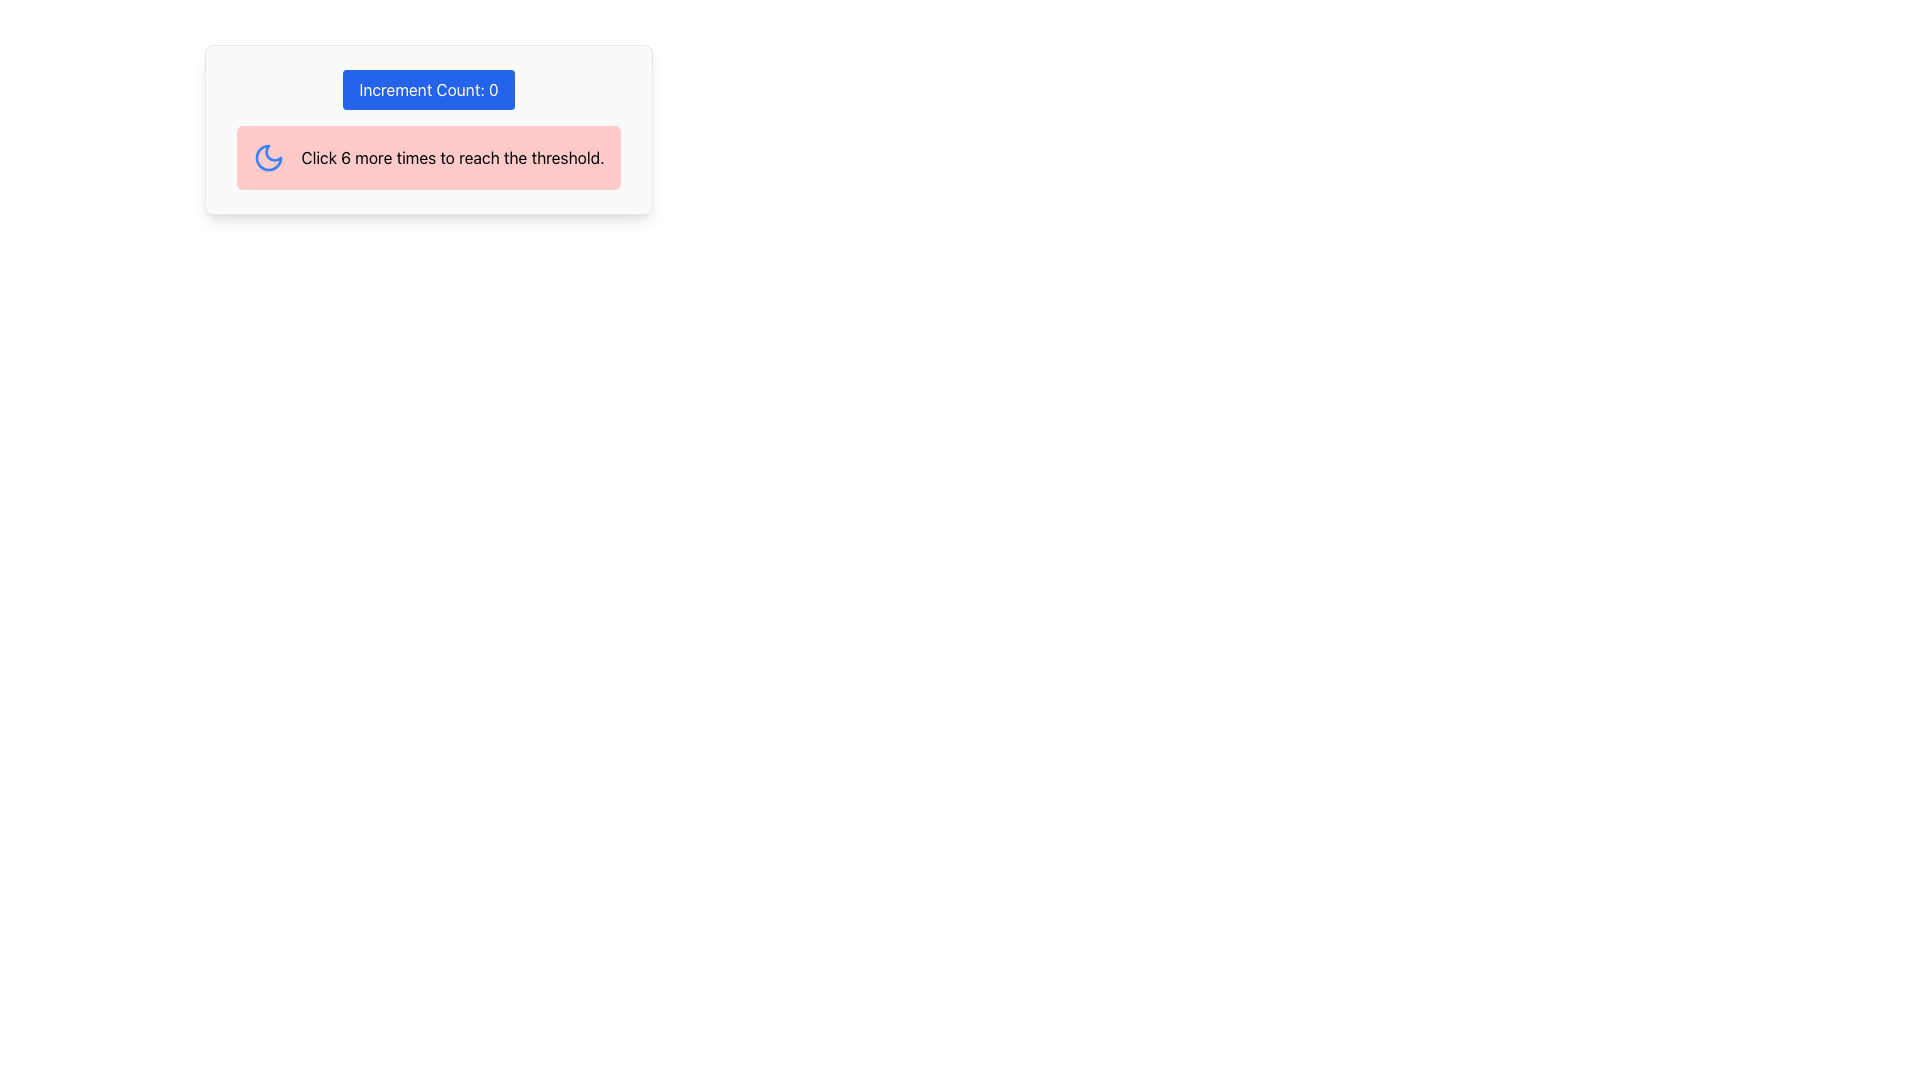  What do you see at coordinates (427, 157) in the screenshot?
I see `the Textual Status Indicator with a light pink background that contains the text 'Click 6 more times to reach the threshold.' and a blue moon icon, located below the 'Increment Count: 0' button` at bounding box center [427, 157].